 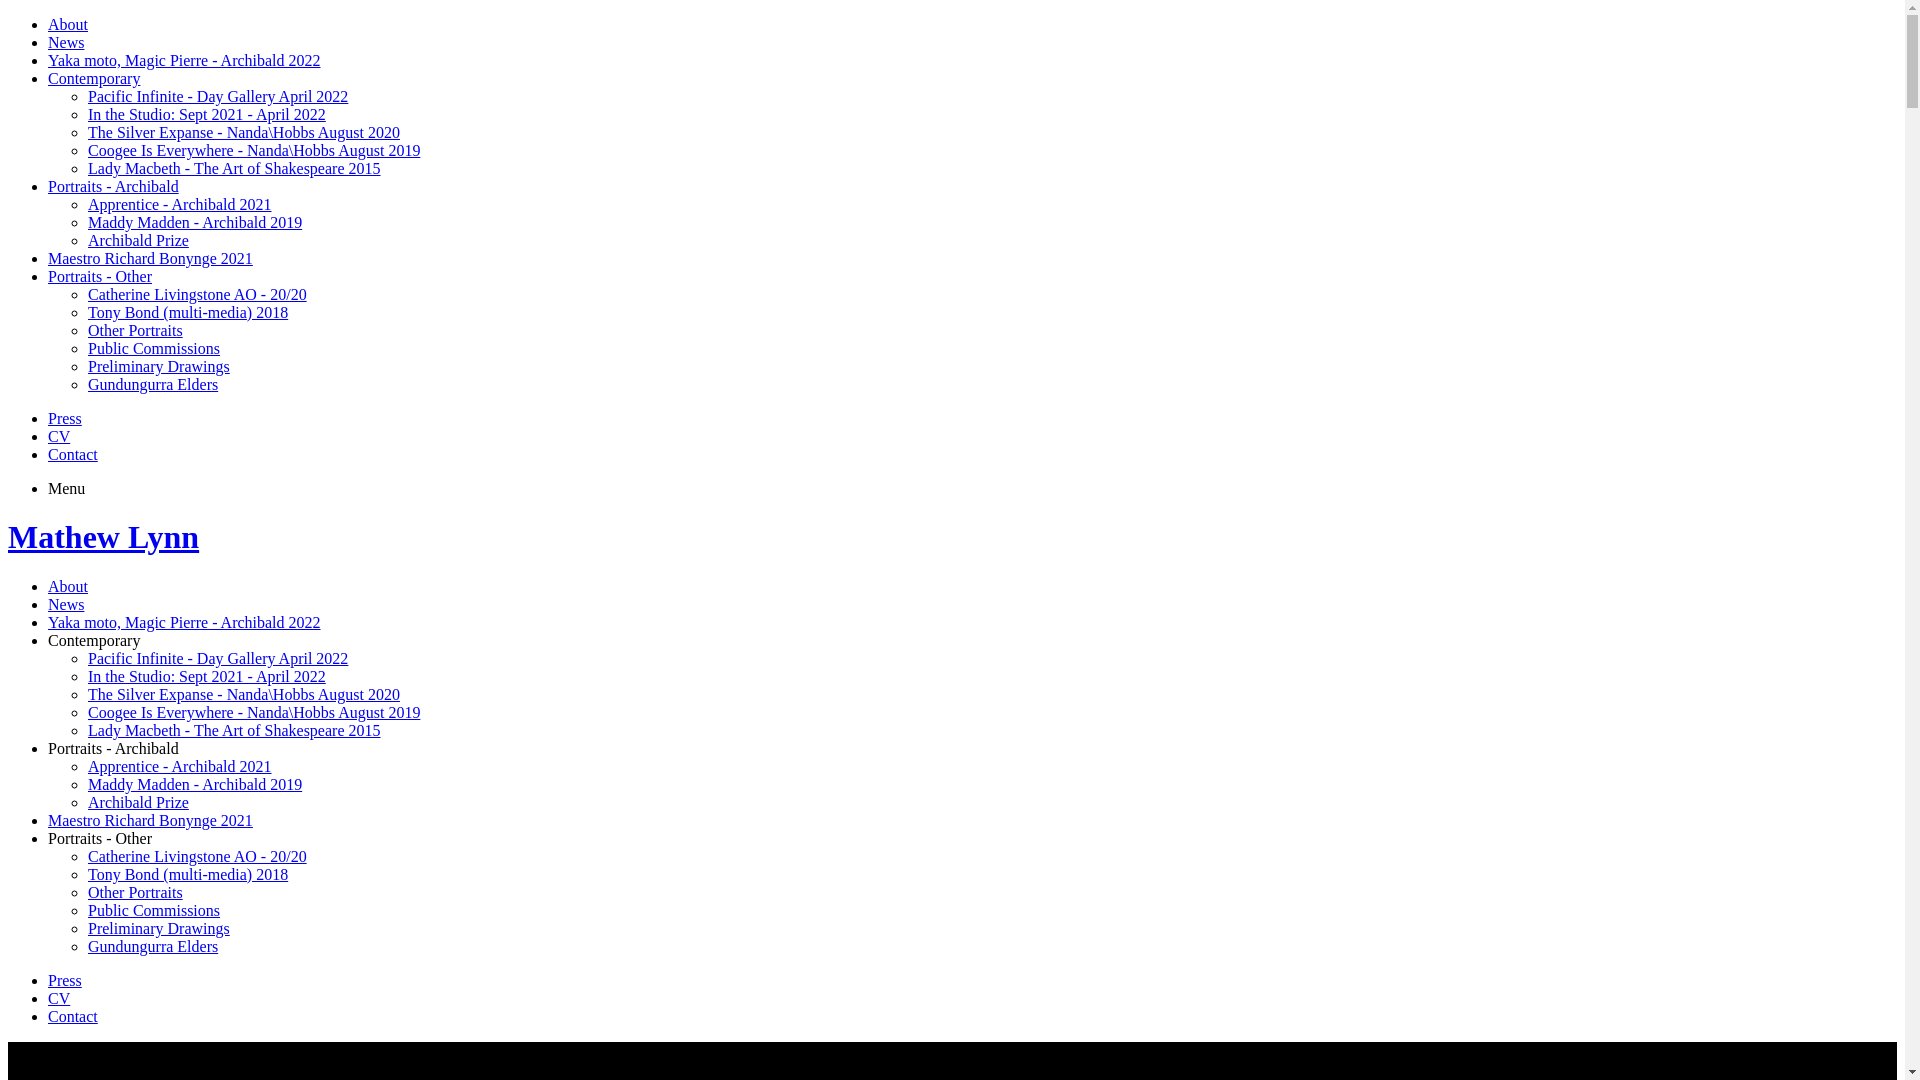 What do you see at coordinates (86, 693) in the screenshot?
I see `'The Silver Expanse - Nanda\Hobbs August 2020'` at bounding box center [86, 693].